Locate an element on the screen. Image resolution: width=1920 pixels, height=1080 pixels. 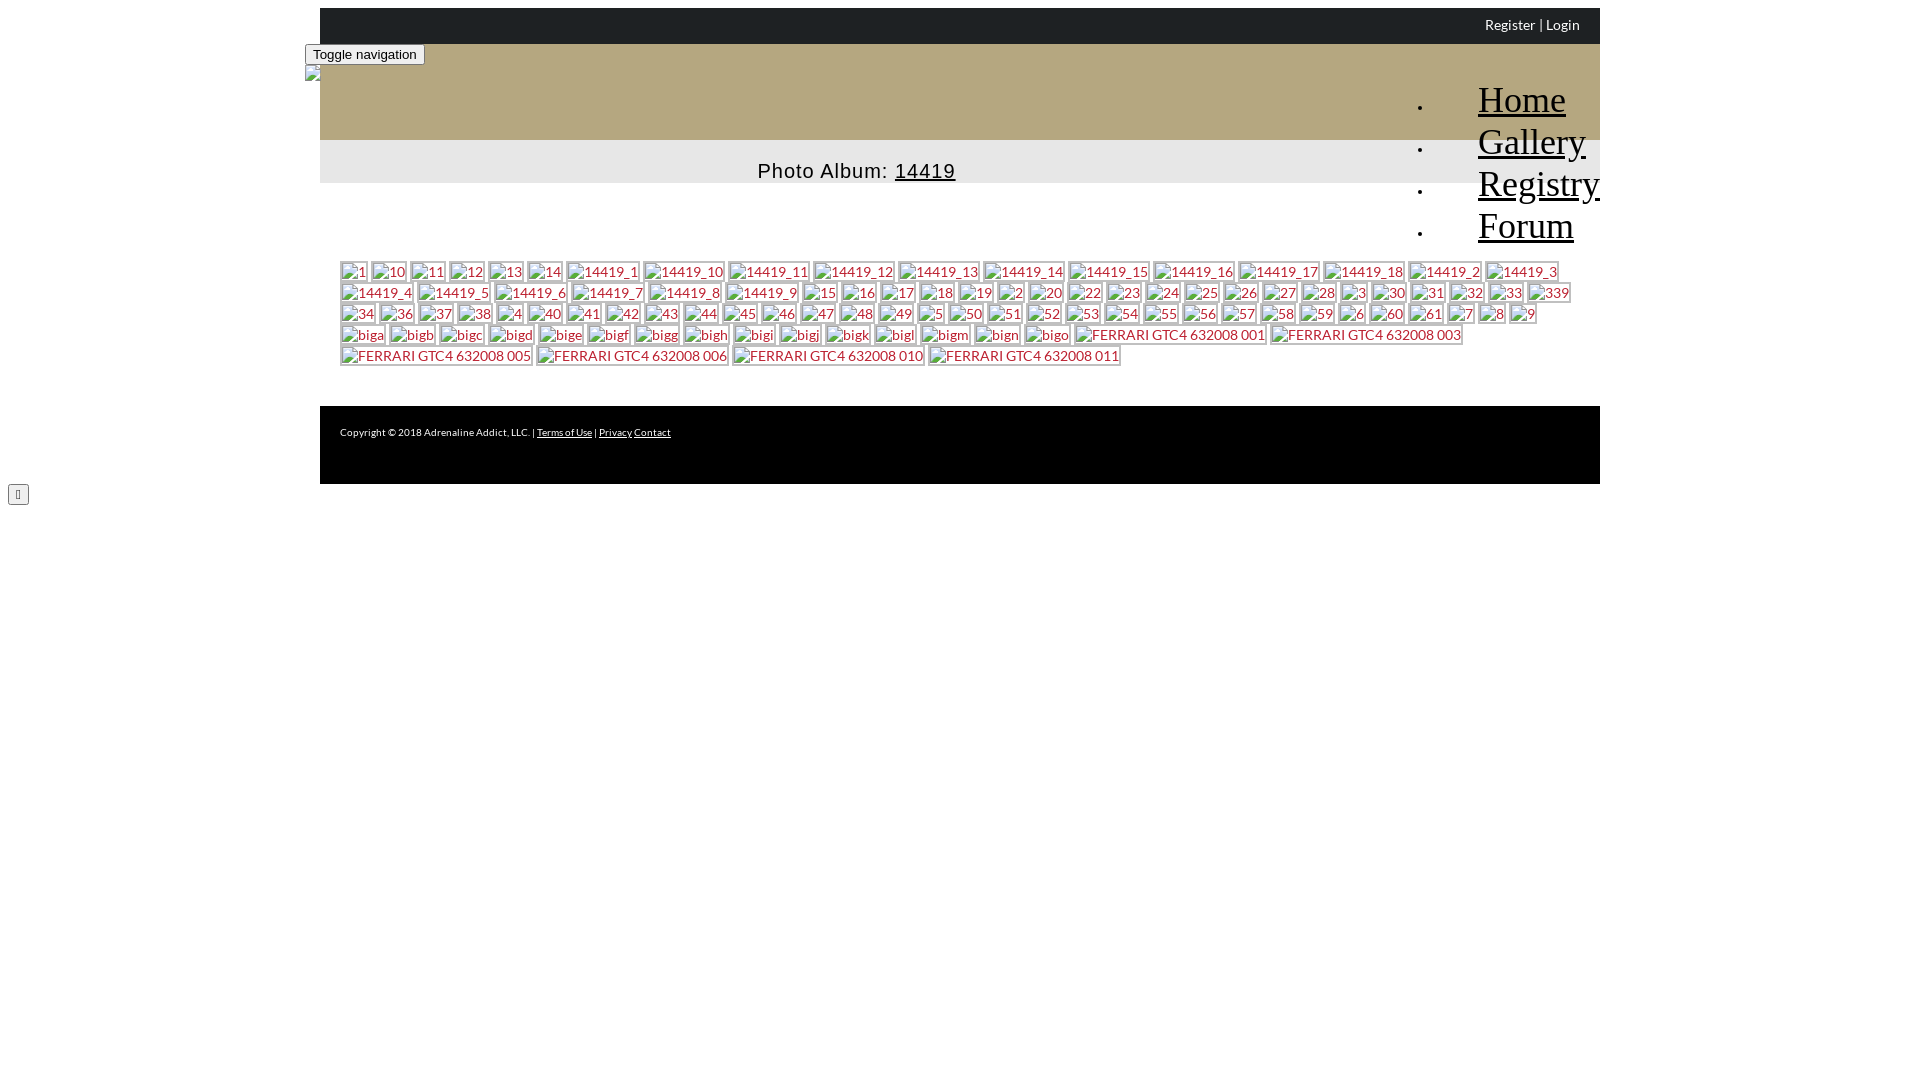
'7 (click to enlarge)' is located at coordinates (1460, 313).